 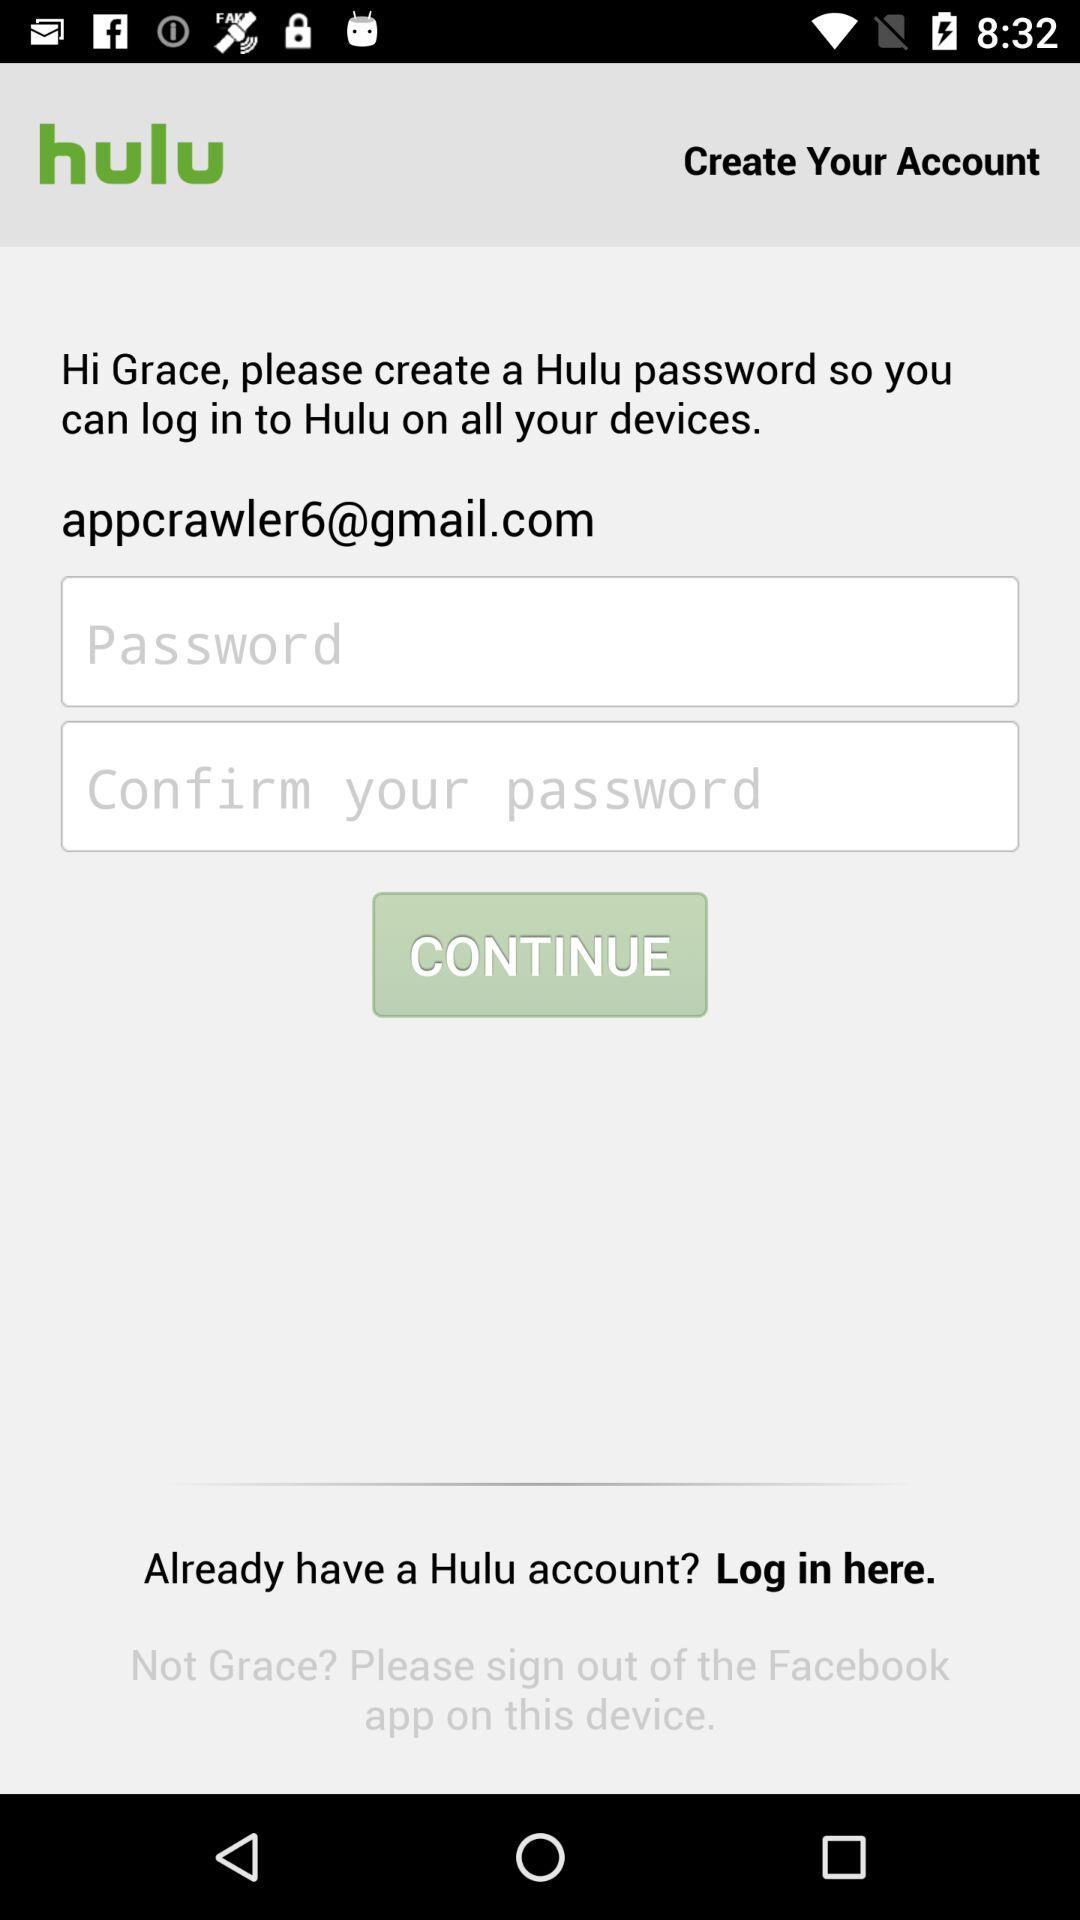 What do you see at coordinates (540, 785) in the screenshot?
I see `re write password exactly as before` at bounding box center [540, 785].